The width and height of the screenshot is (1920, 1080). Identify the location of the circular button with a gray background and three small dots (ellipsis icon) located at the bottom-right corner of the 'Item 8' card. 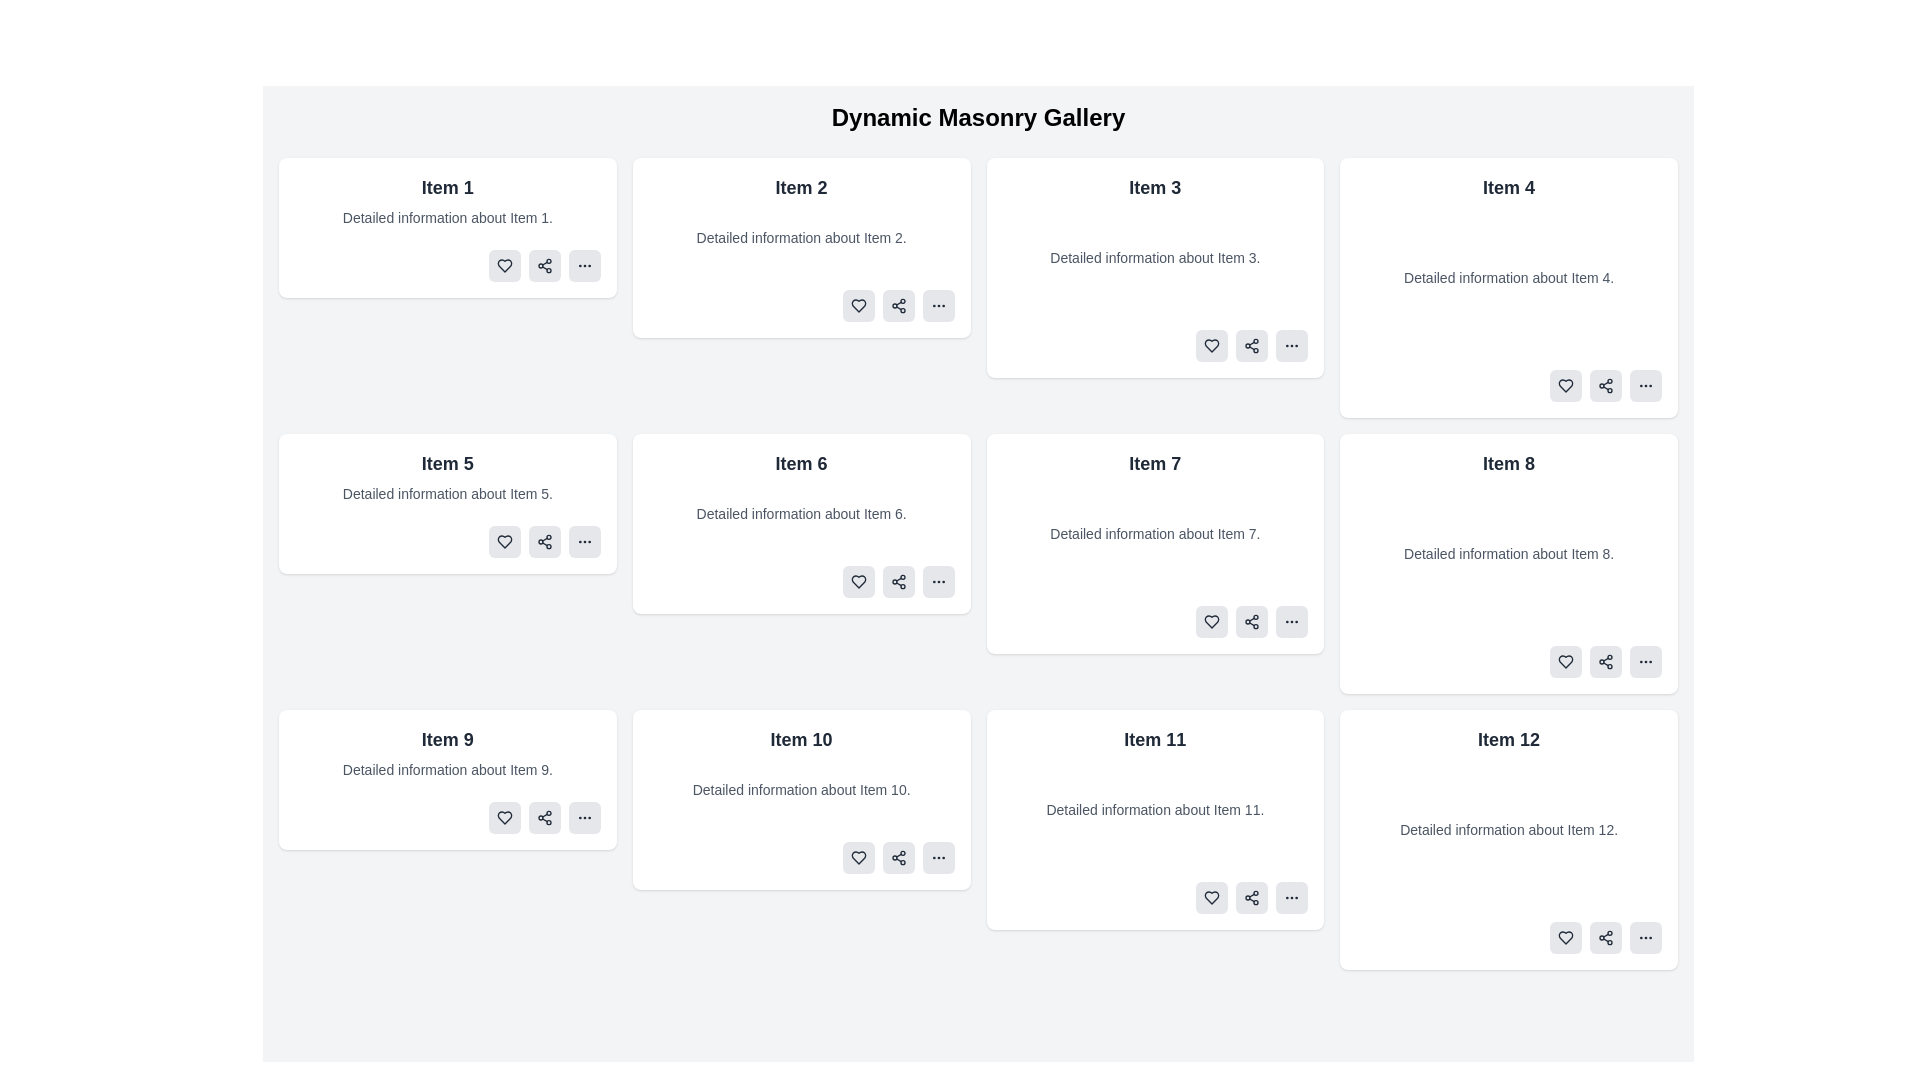
(1646, 662).